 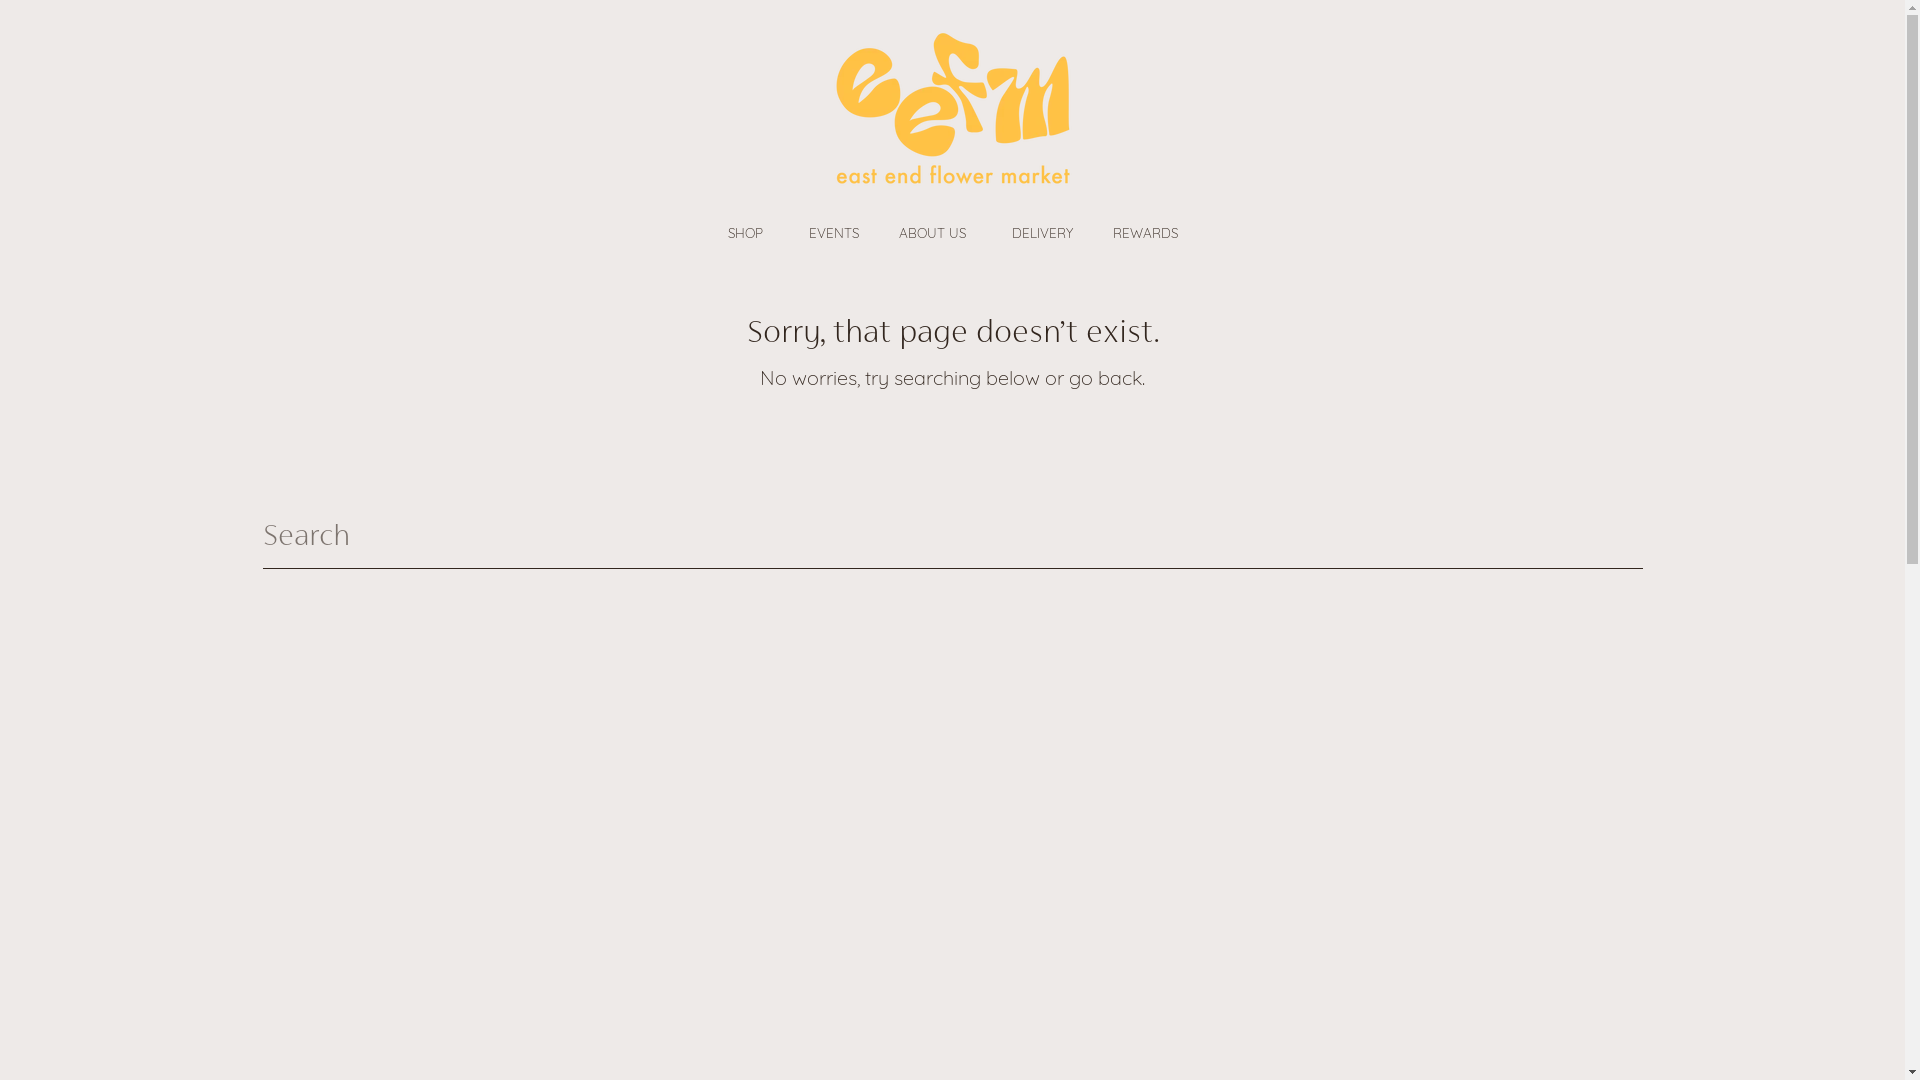 What do you see at coordinates (1090, 231) in the screenshot?
I see `'REWARDS'` at bounding box center [1090, 231].